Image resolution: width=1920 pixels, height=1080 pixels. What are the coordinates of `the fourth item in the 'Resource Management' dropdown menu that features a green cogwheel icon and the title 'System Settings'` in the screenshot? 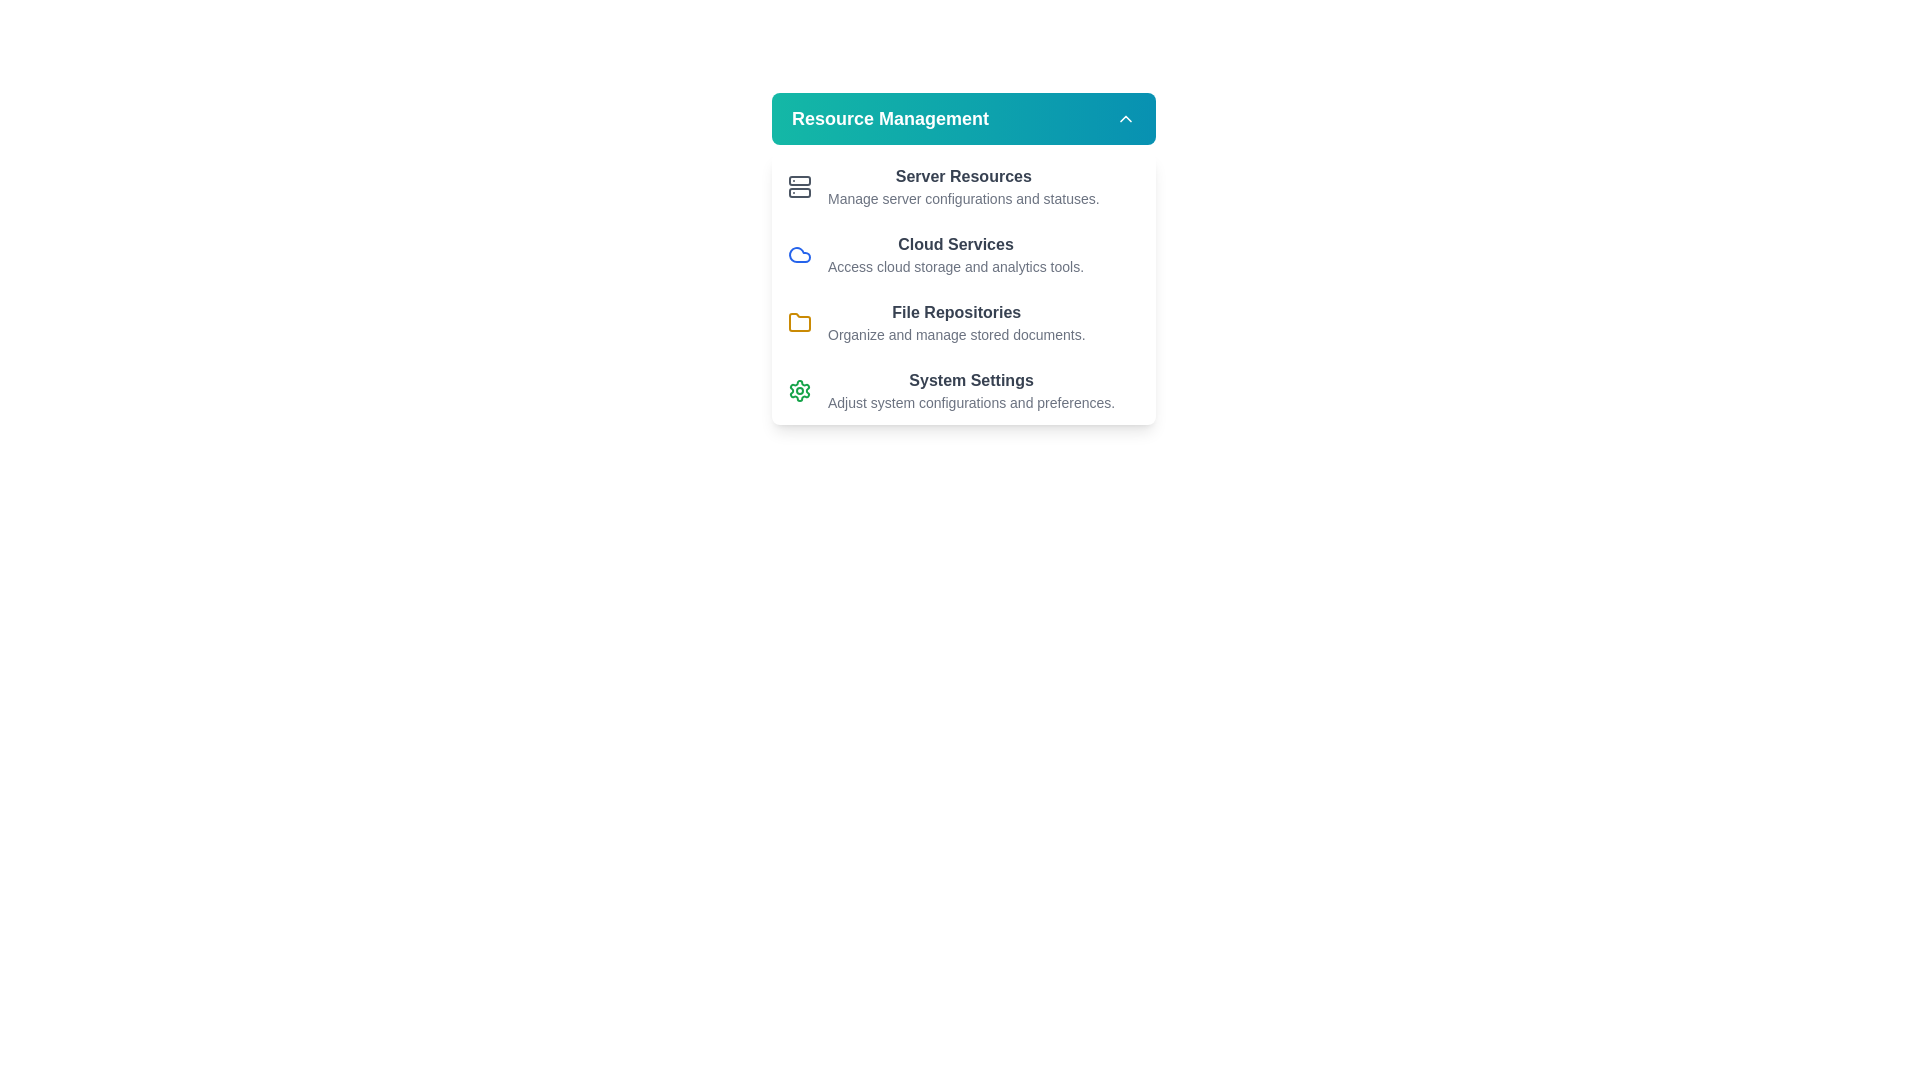 It's located at (964, 390).